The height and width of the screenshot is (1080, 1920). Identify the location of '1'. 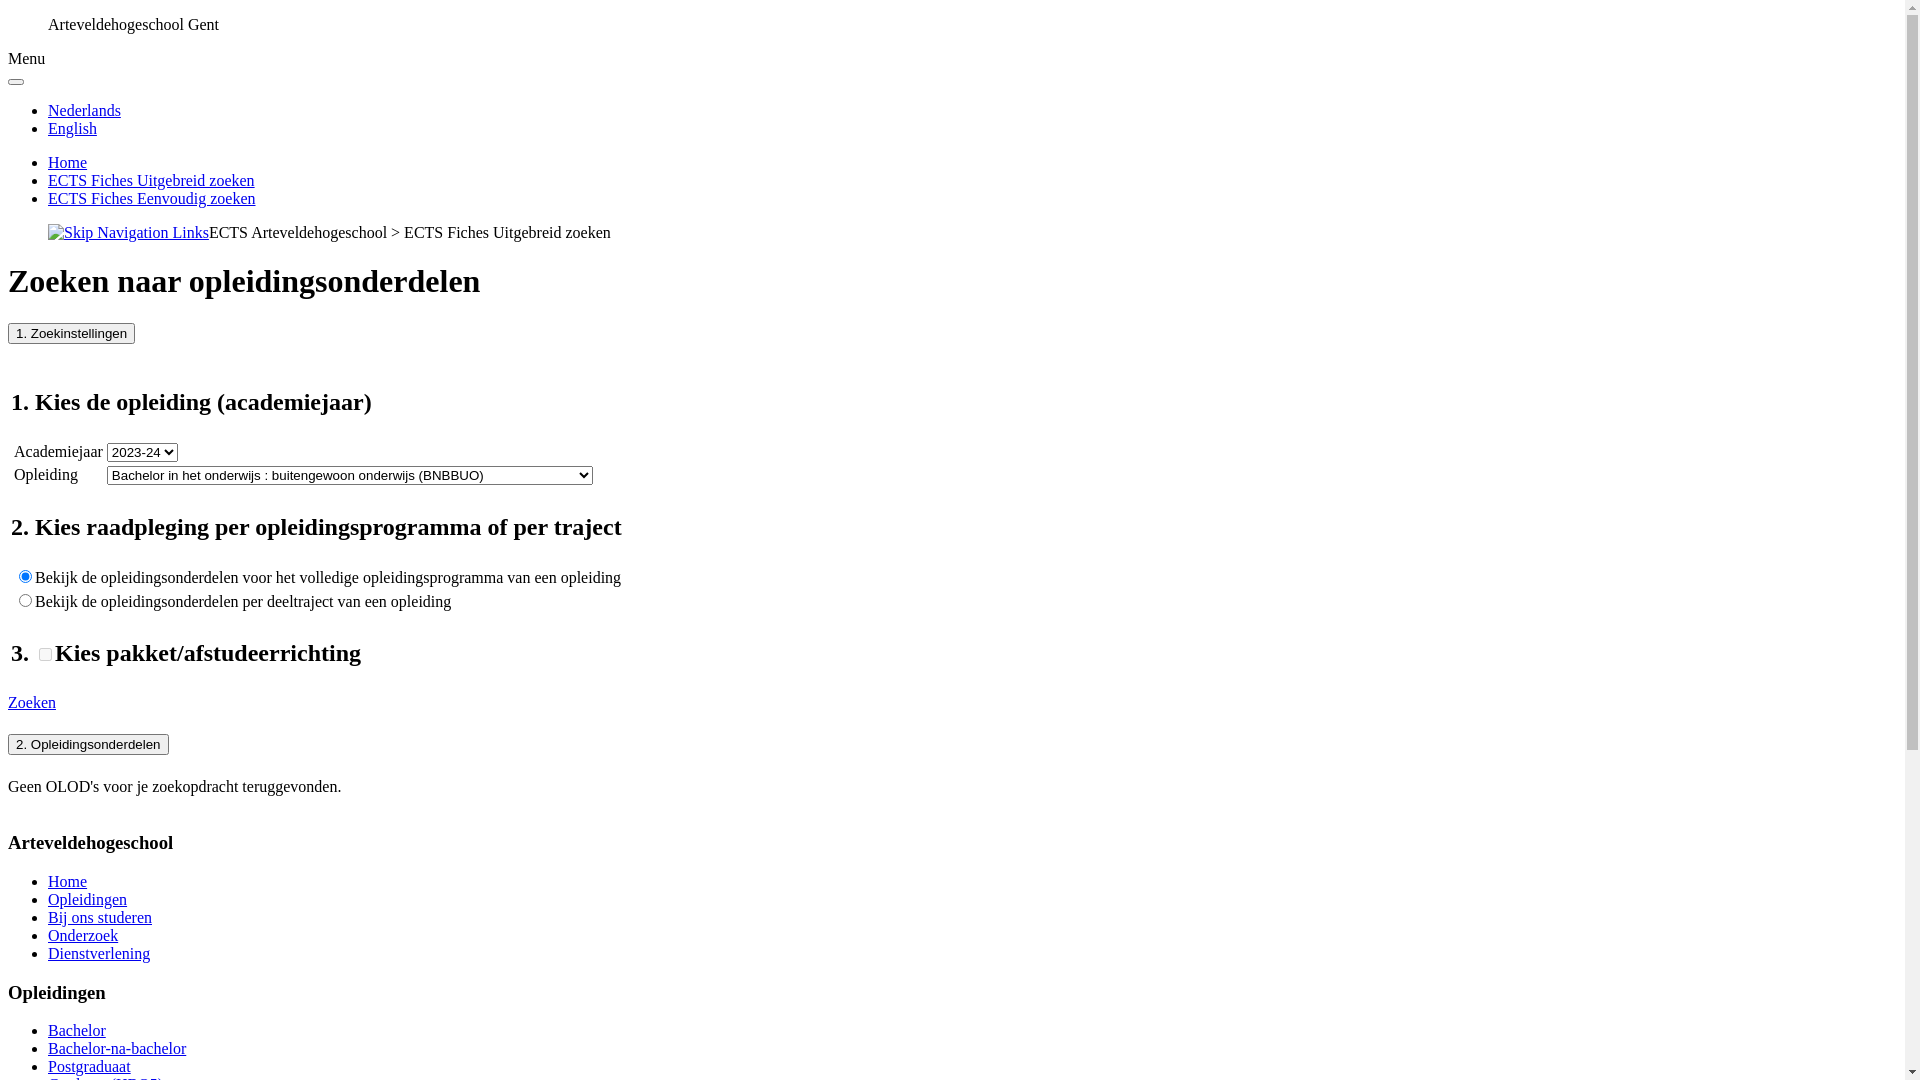
(25, 599).